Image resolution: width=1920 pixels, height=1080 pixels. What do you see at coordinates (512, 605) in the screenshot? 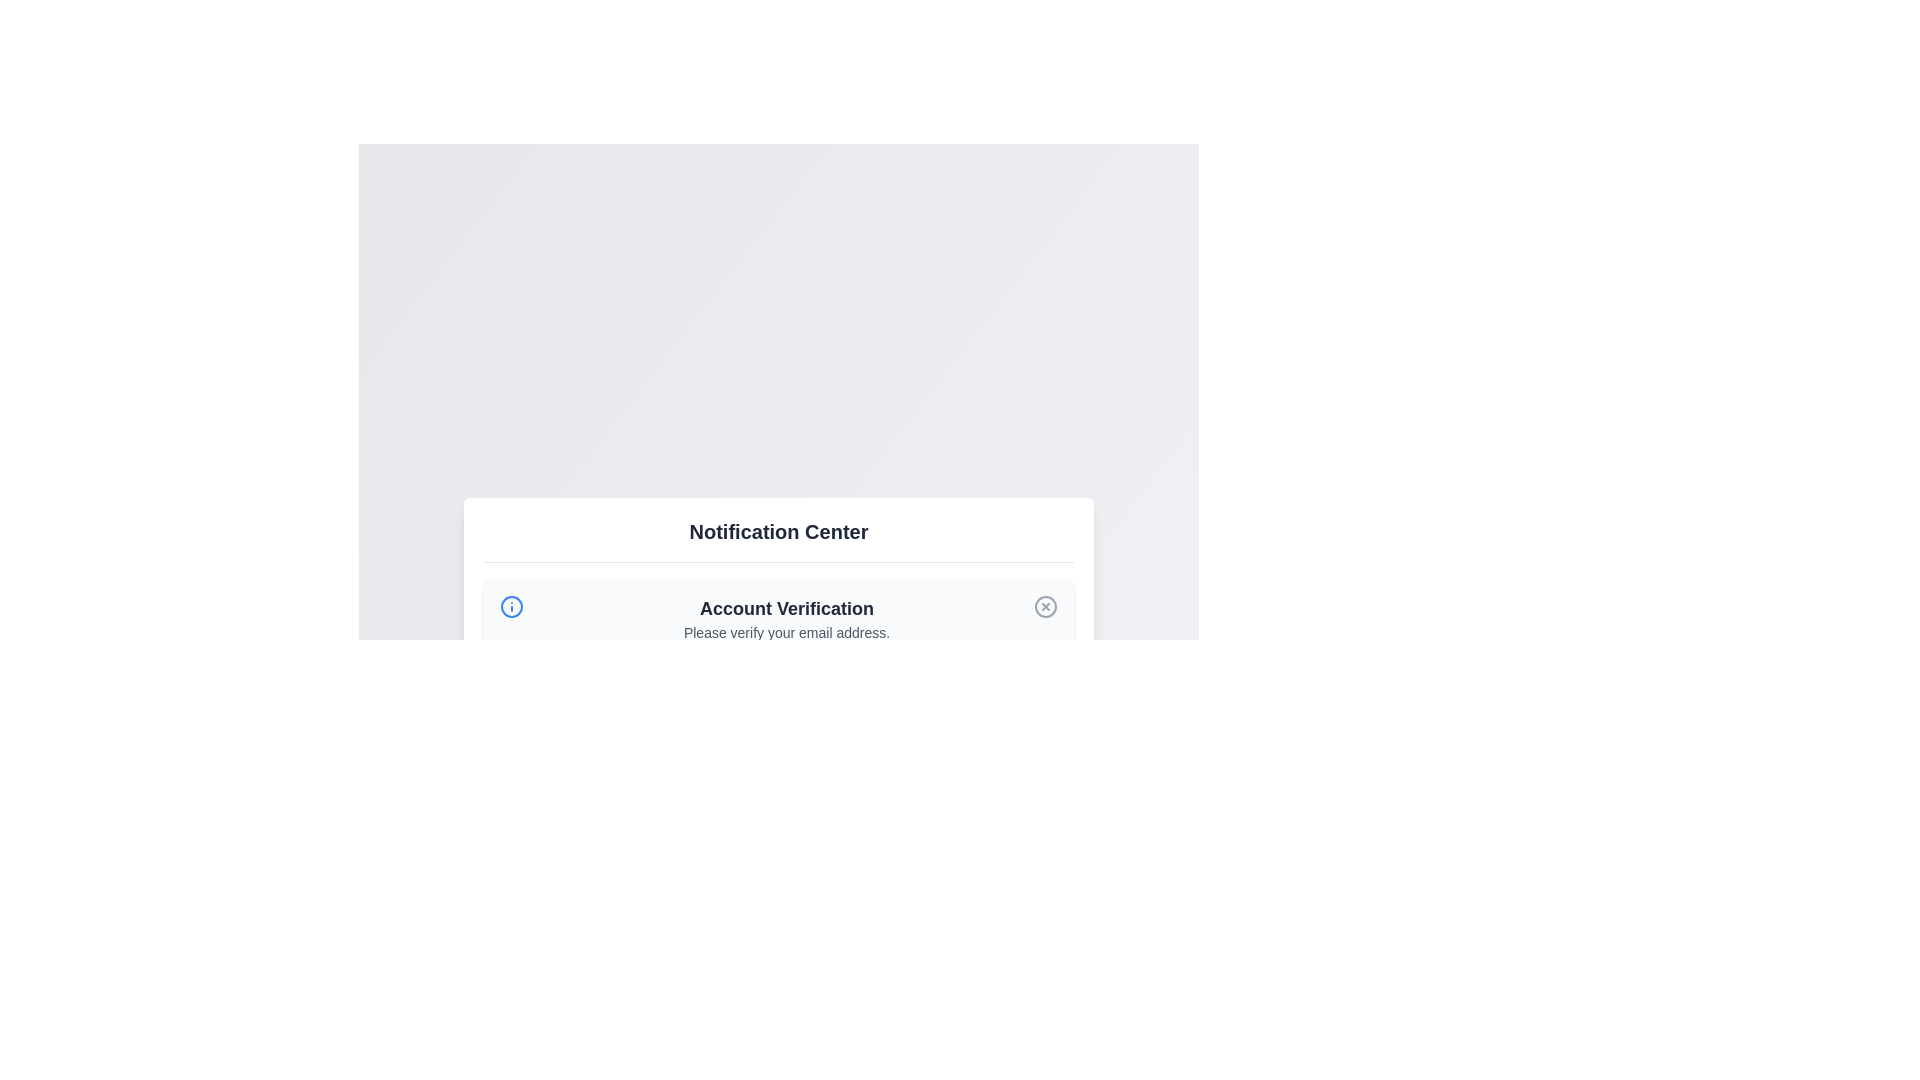
I see `the circular icon located beside the 'Account Verification' text and below the 'Notification Center' heading for information` at bounding box center [512, 605].